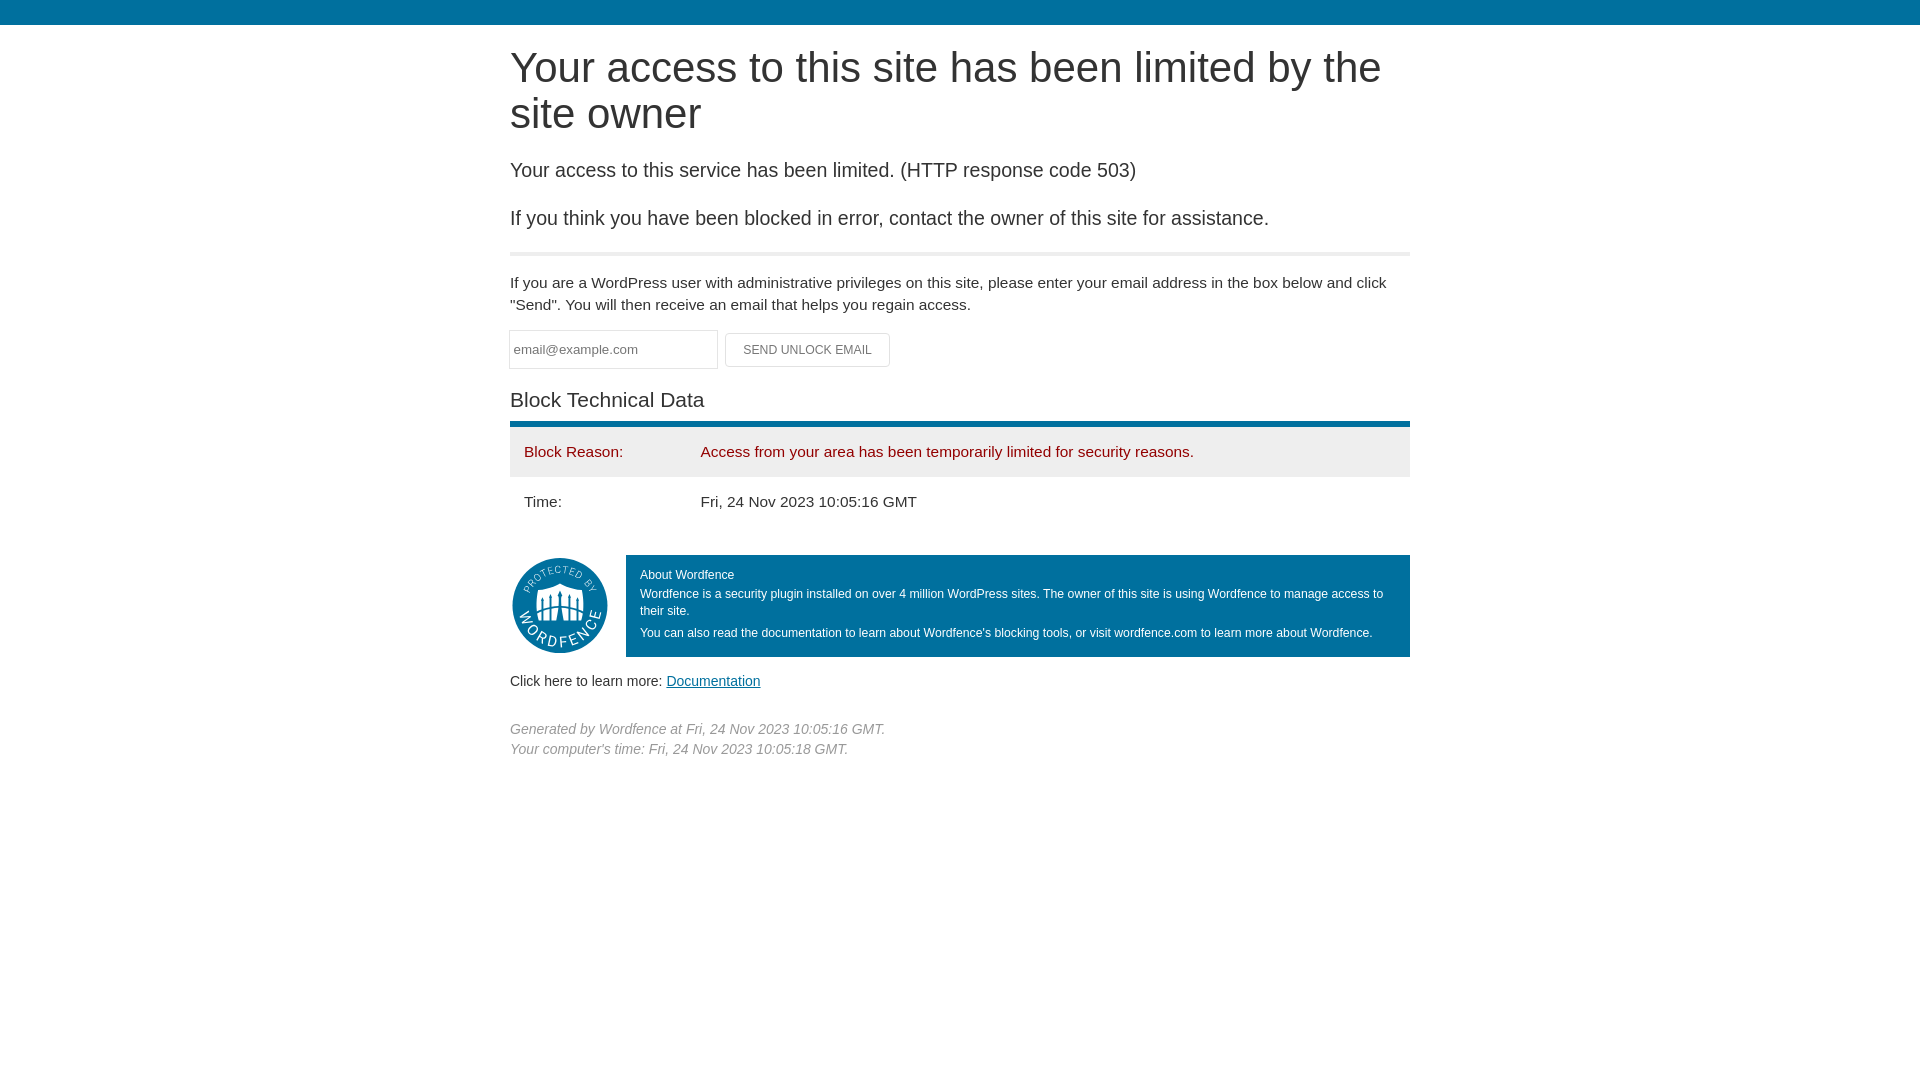  What do you see at coordinates (807, 349) in the screenshot?
I see `'Send Unlock Email'` at bounding box center [807, 349].